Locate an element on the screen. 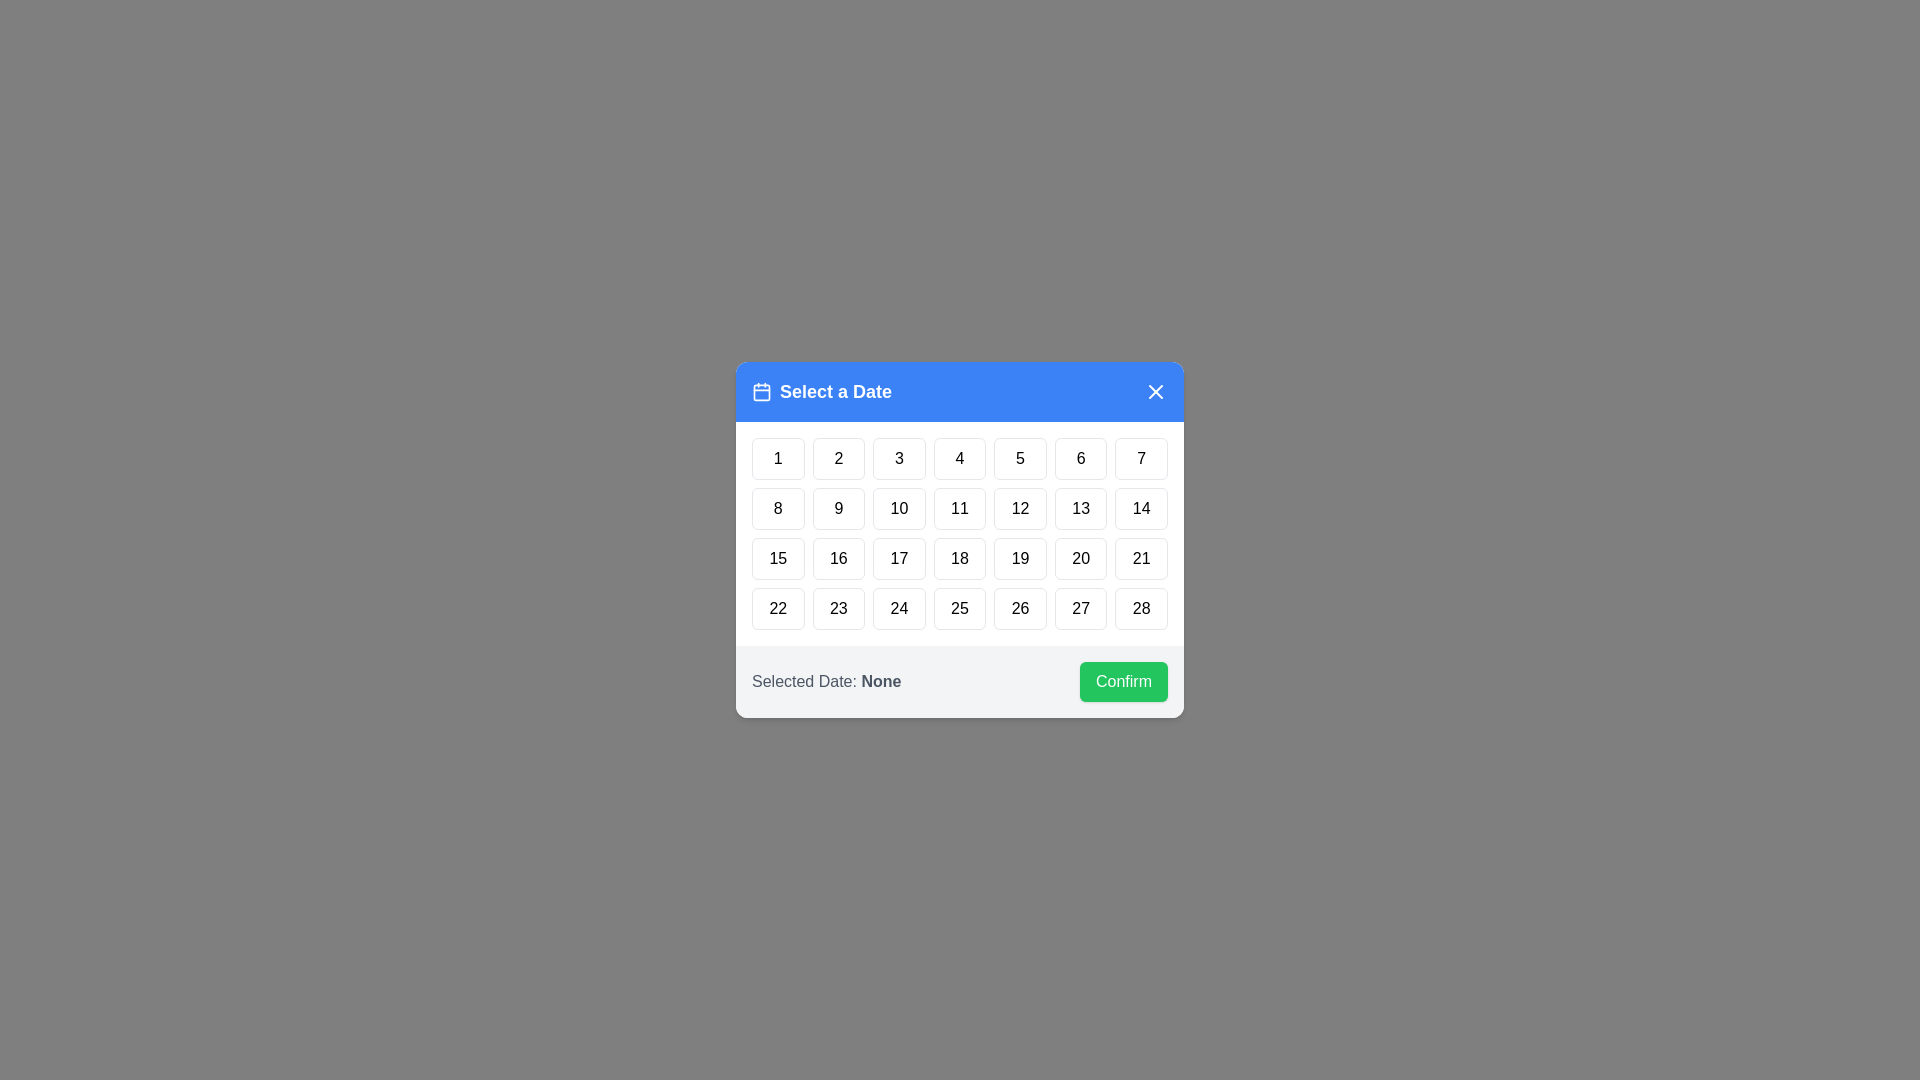 Image resolution: width=1920 pixels, height=1080 pixels. the button representing the day 10 to select that date is located at coordinates (897, 508).